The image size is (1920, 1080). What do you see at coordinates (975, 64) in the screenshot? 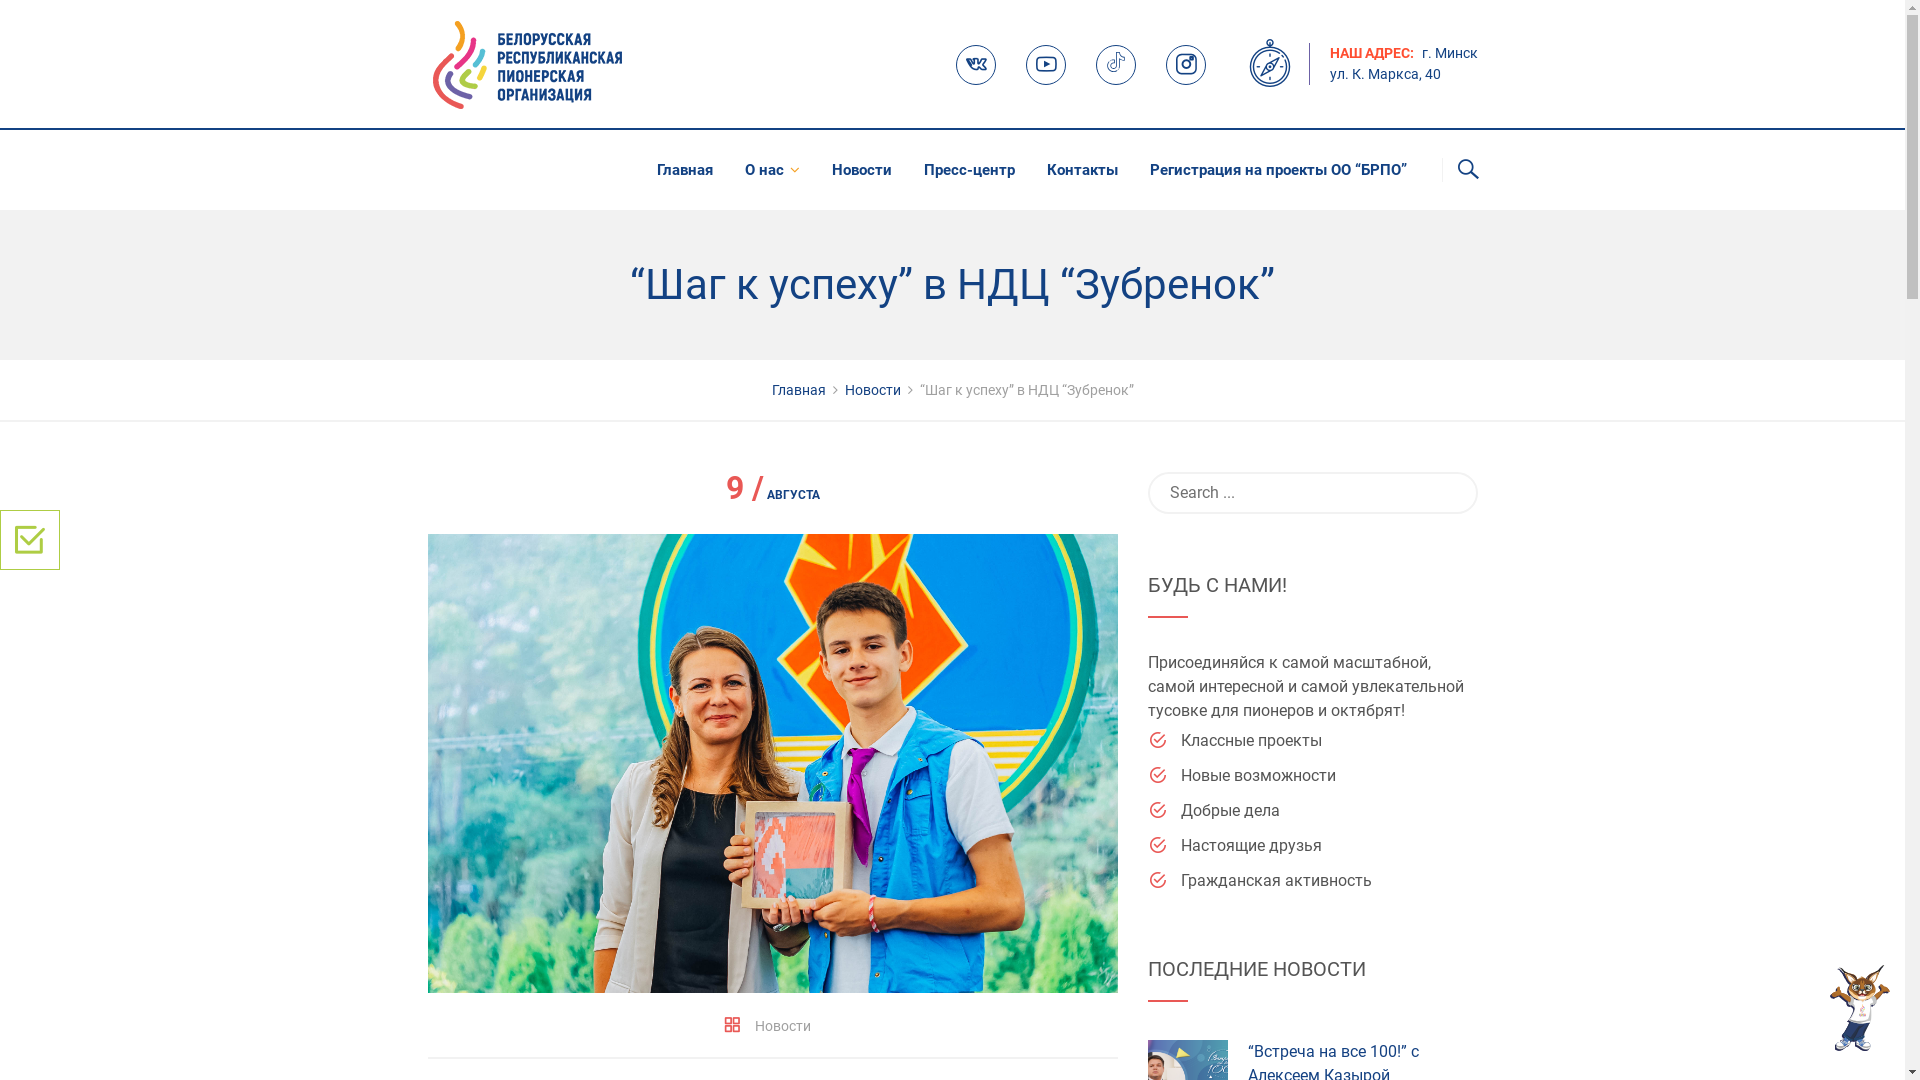
I see `'VK'` at bounding box center [975, 64].